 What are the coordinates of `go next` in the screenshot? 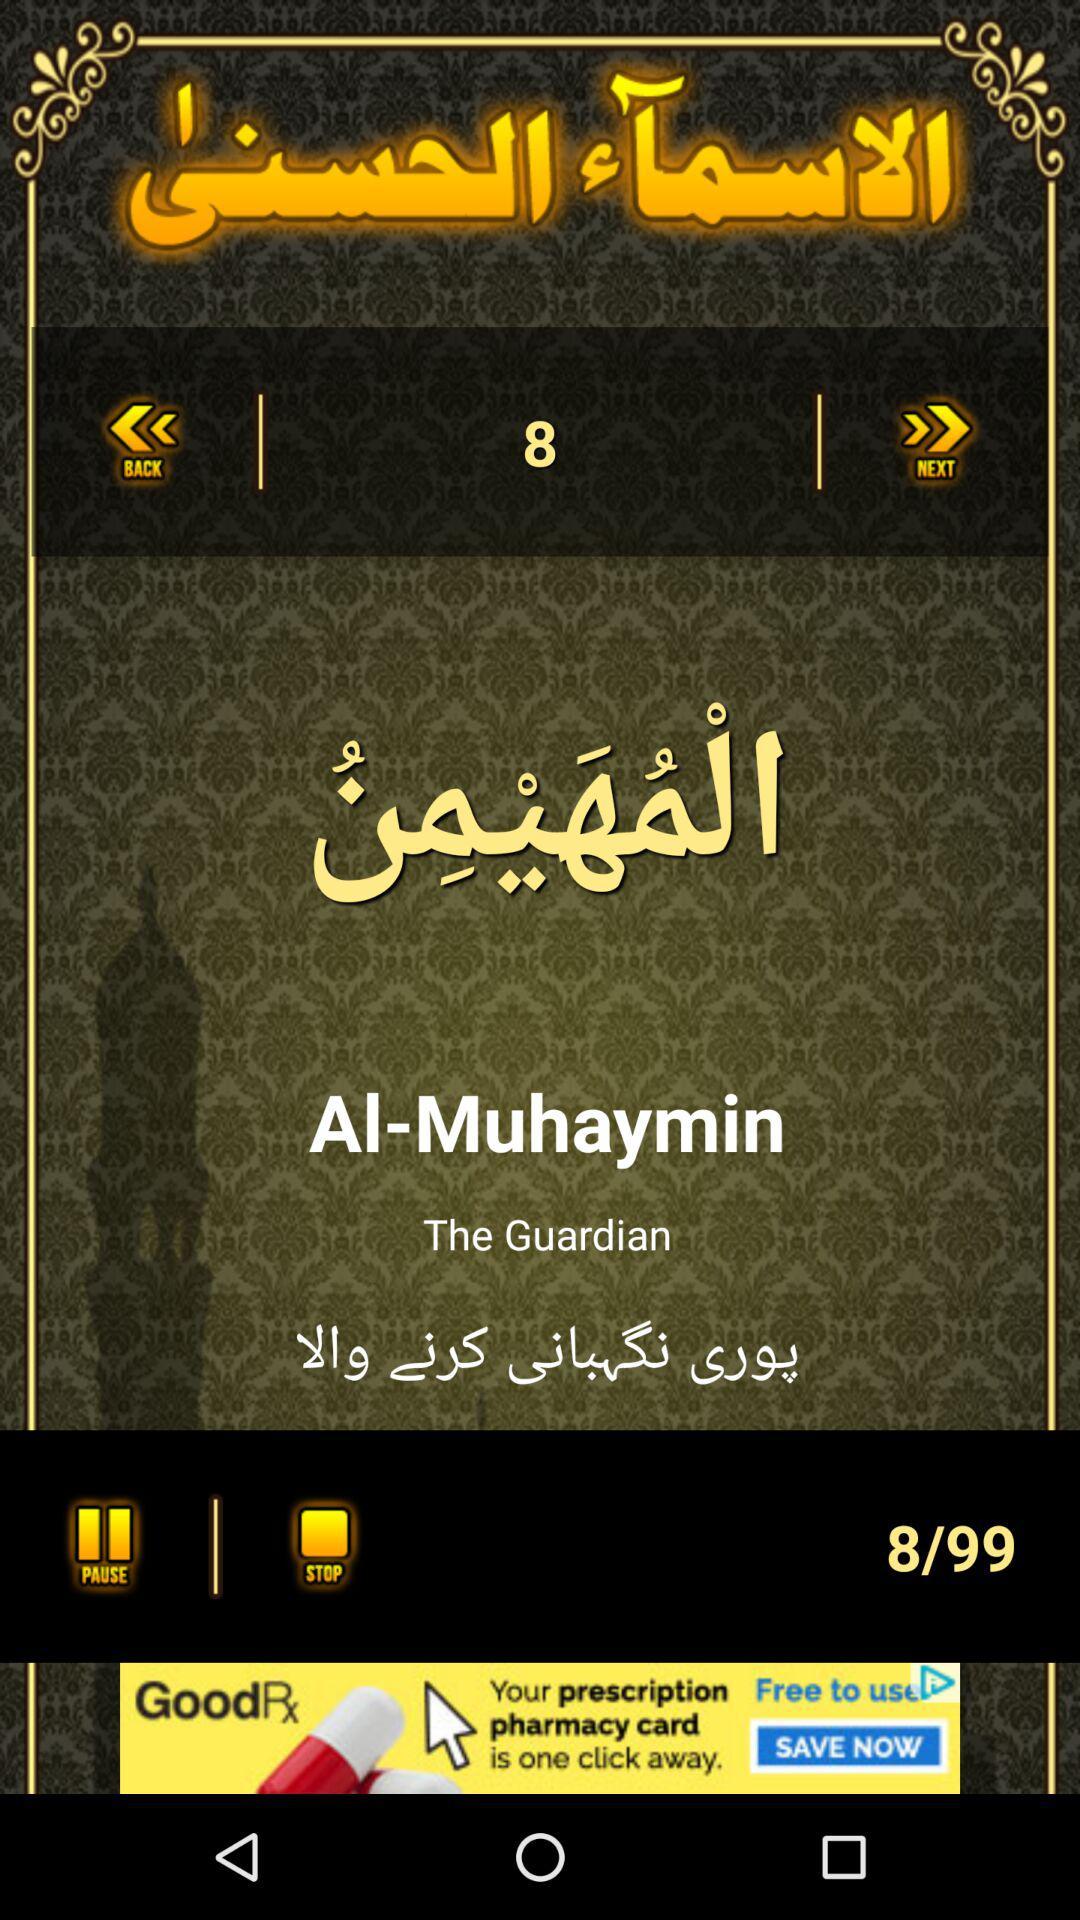 It's located at (937, 440).